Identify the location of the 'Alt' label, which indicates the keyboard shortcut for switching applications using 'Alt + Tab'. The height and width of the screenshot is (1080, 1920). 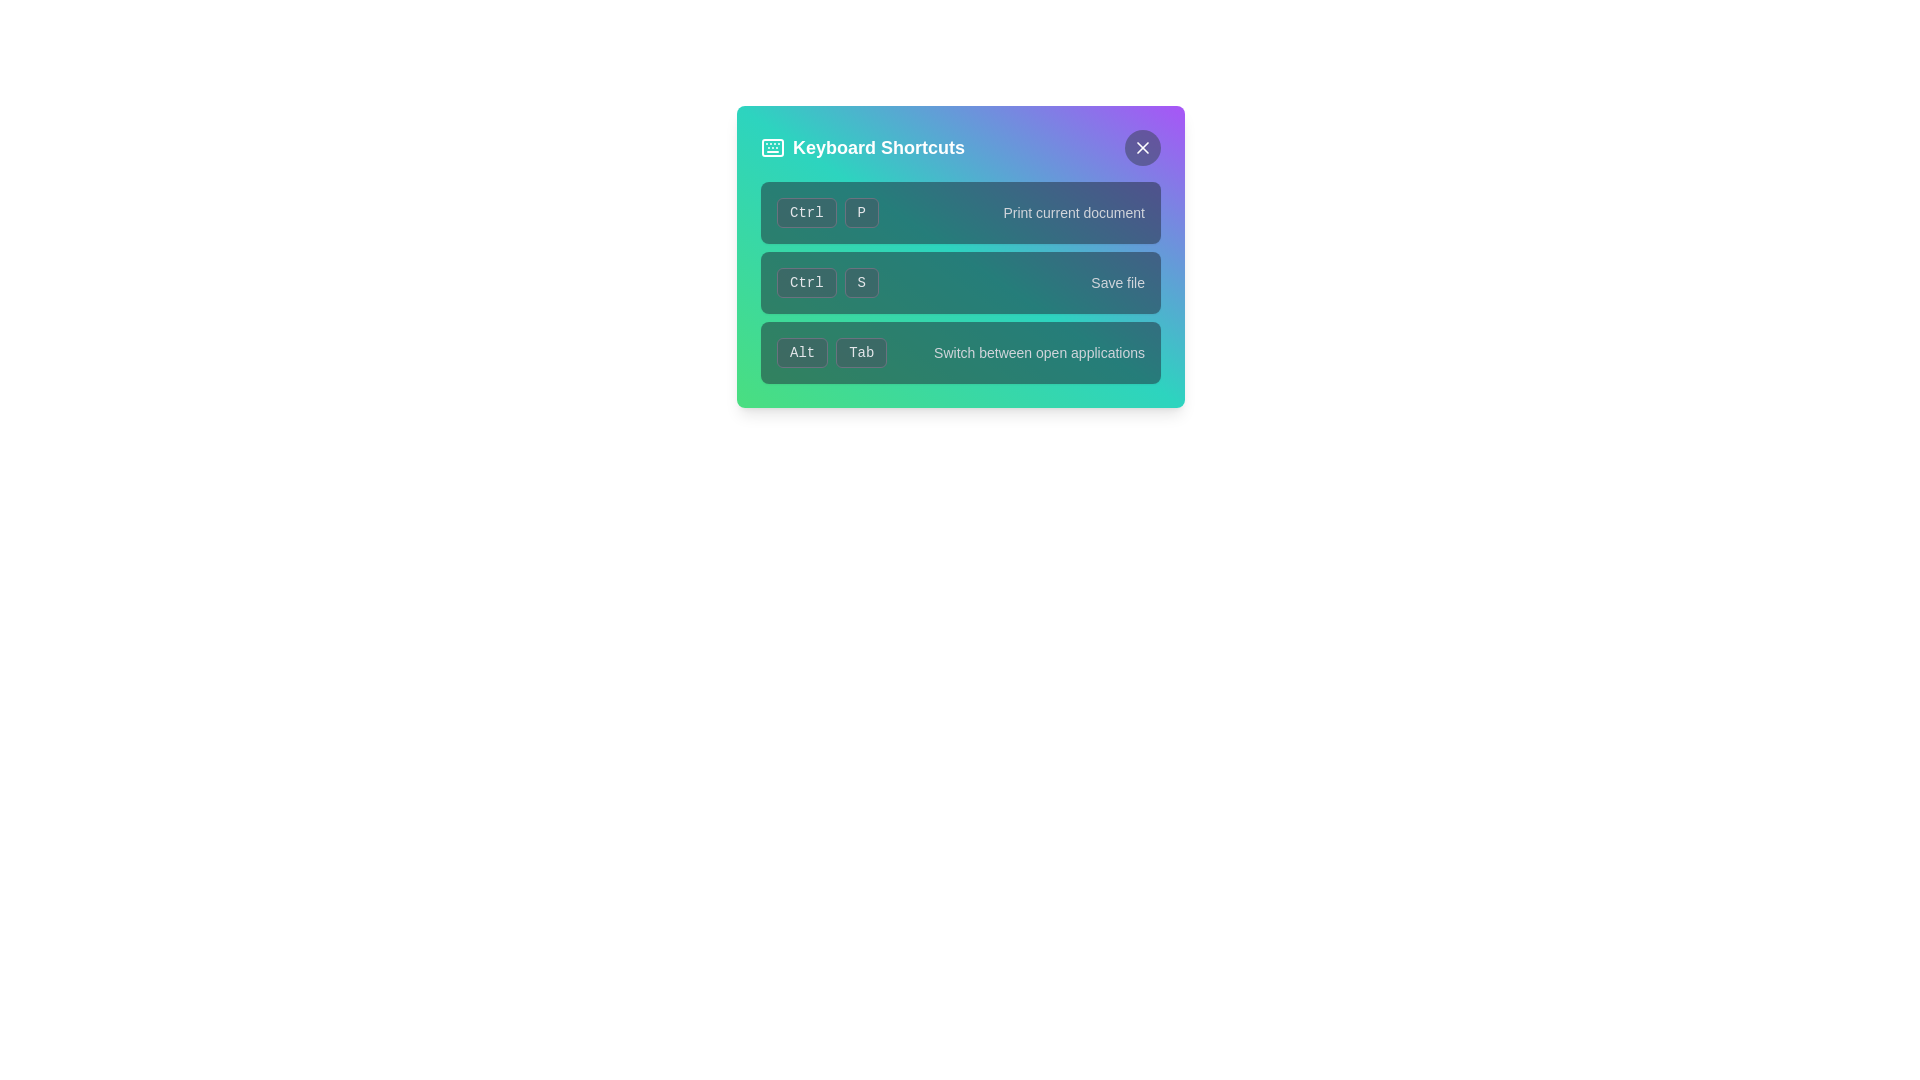
(802, 352).